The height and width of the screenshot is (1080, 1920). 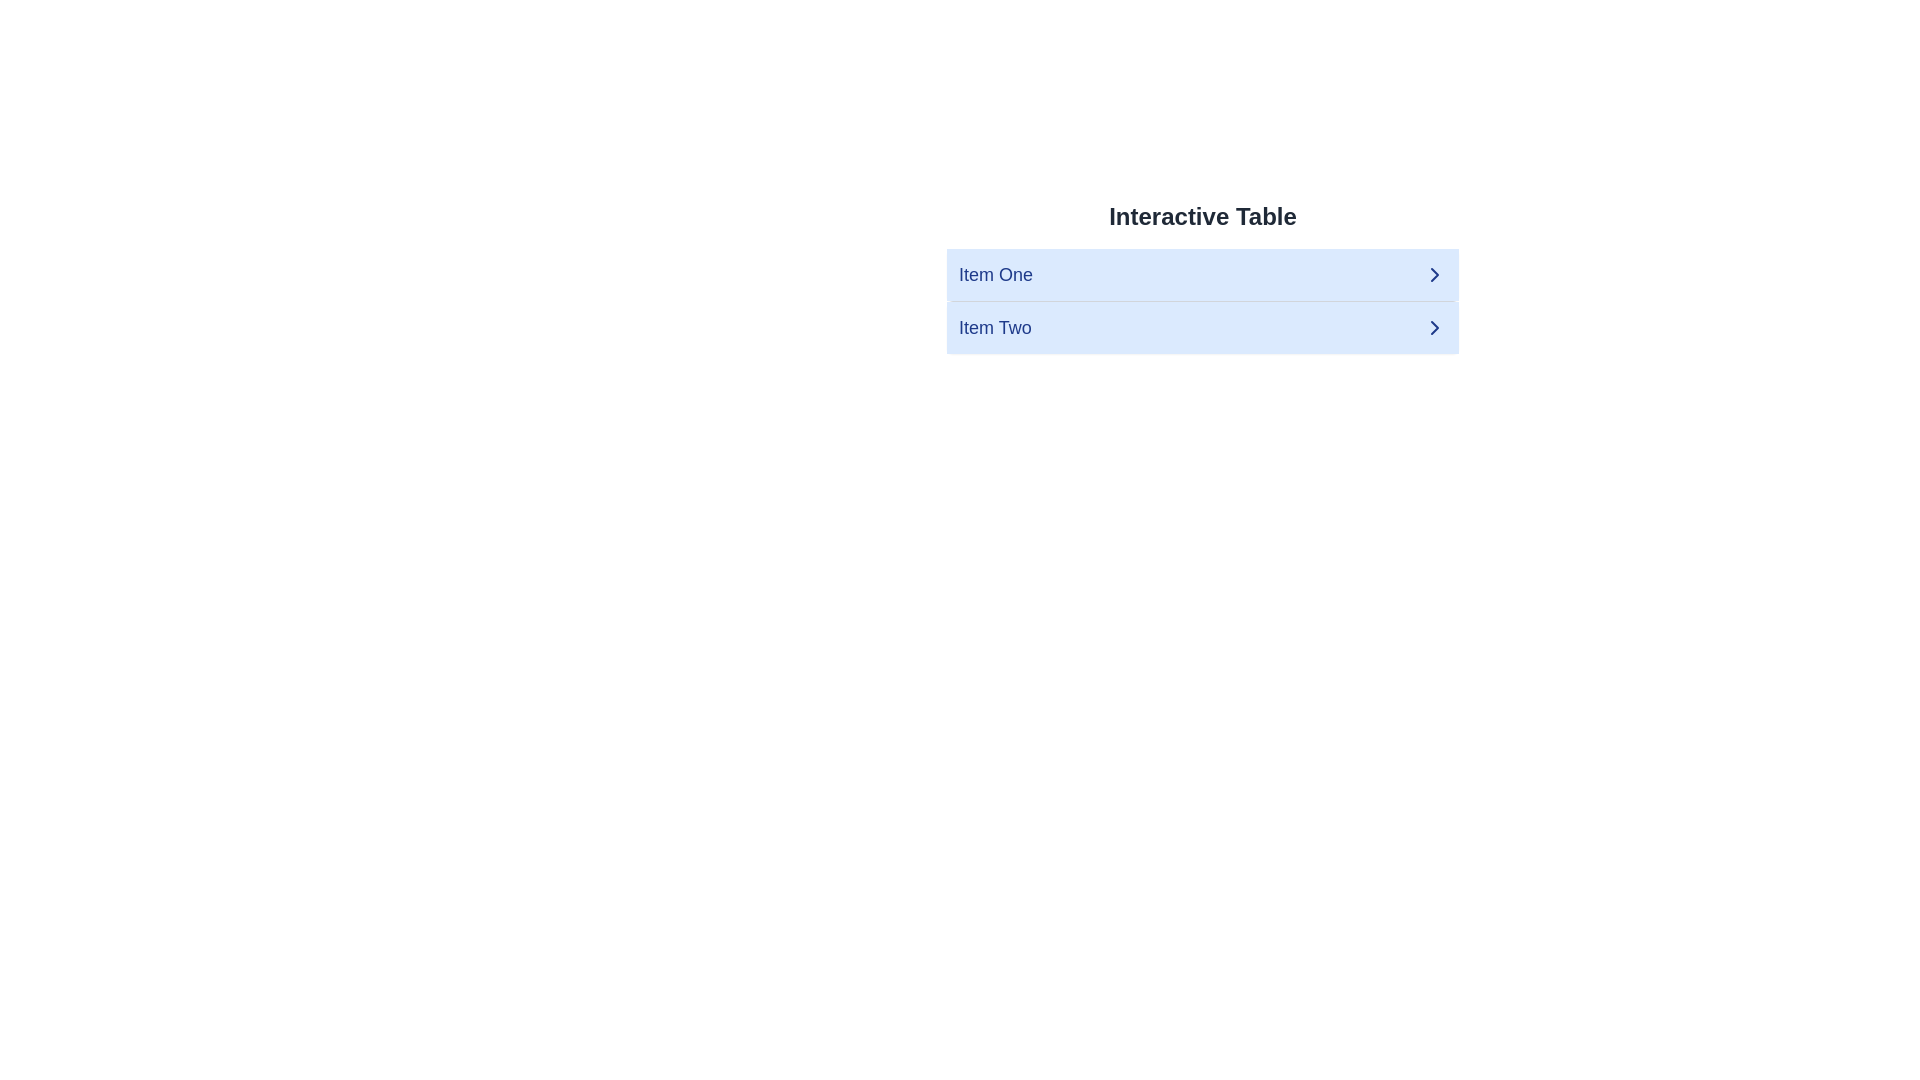 What do you see at coordinates (1434, 274) in the screenshot?
I see `the blue right-facing chevron arrow icon located at the far-right side of the first row in the 'Interactive Table'` at bounding box center [1434, 274].